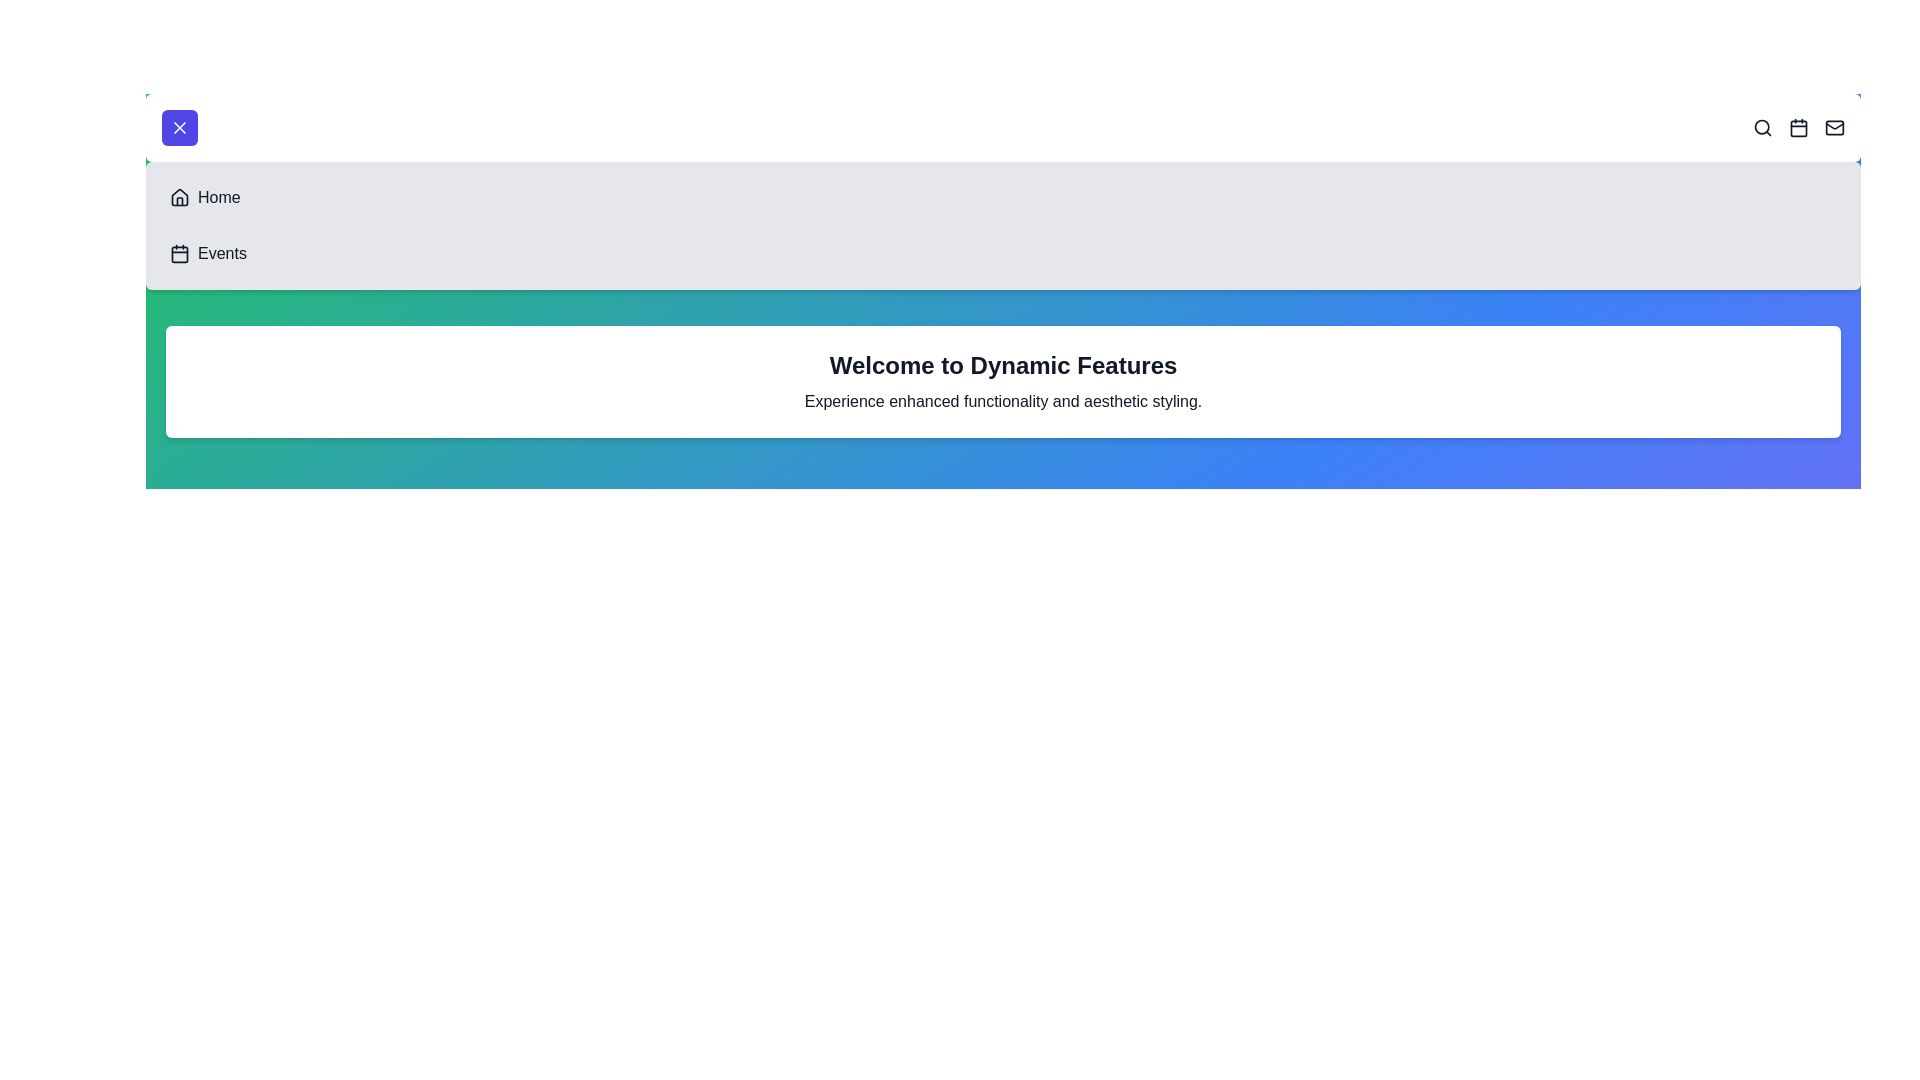 Image resolution: width=1920 pixels, height=1080 pixels. Describe the element at coordinates (1762, 127) in the screenshot. I see `the Search icon in the header` at that location.